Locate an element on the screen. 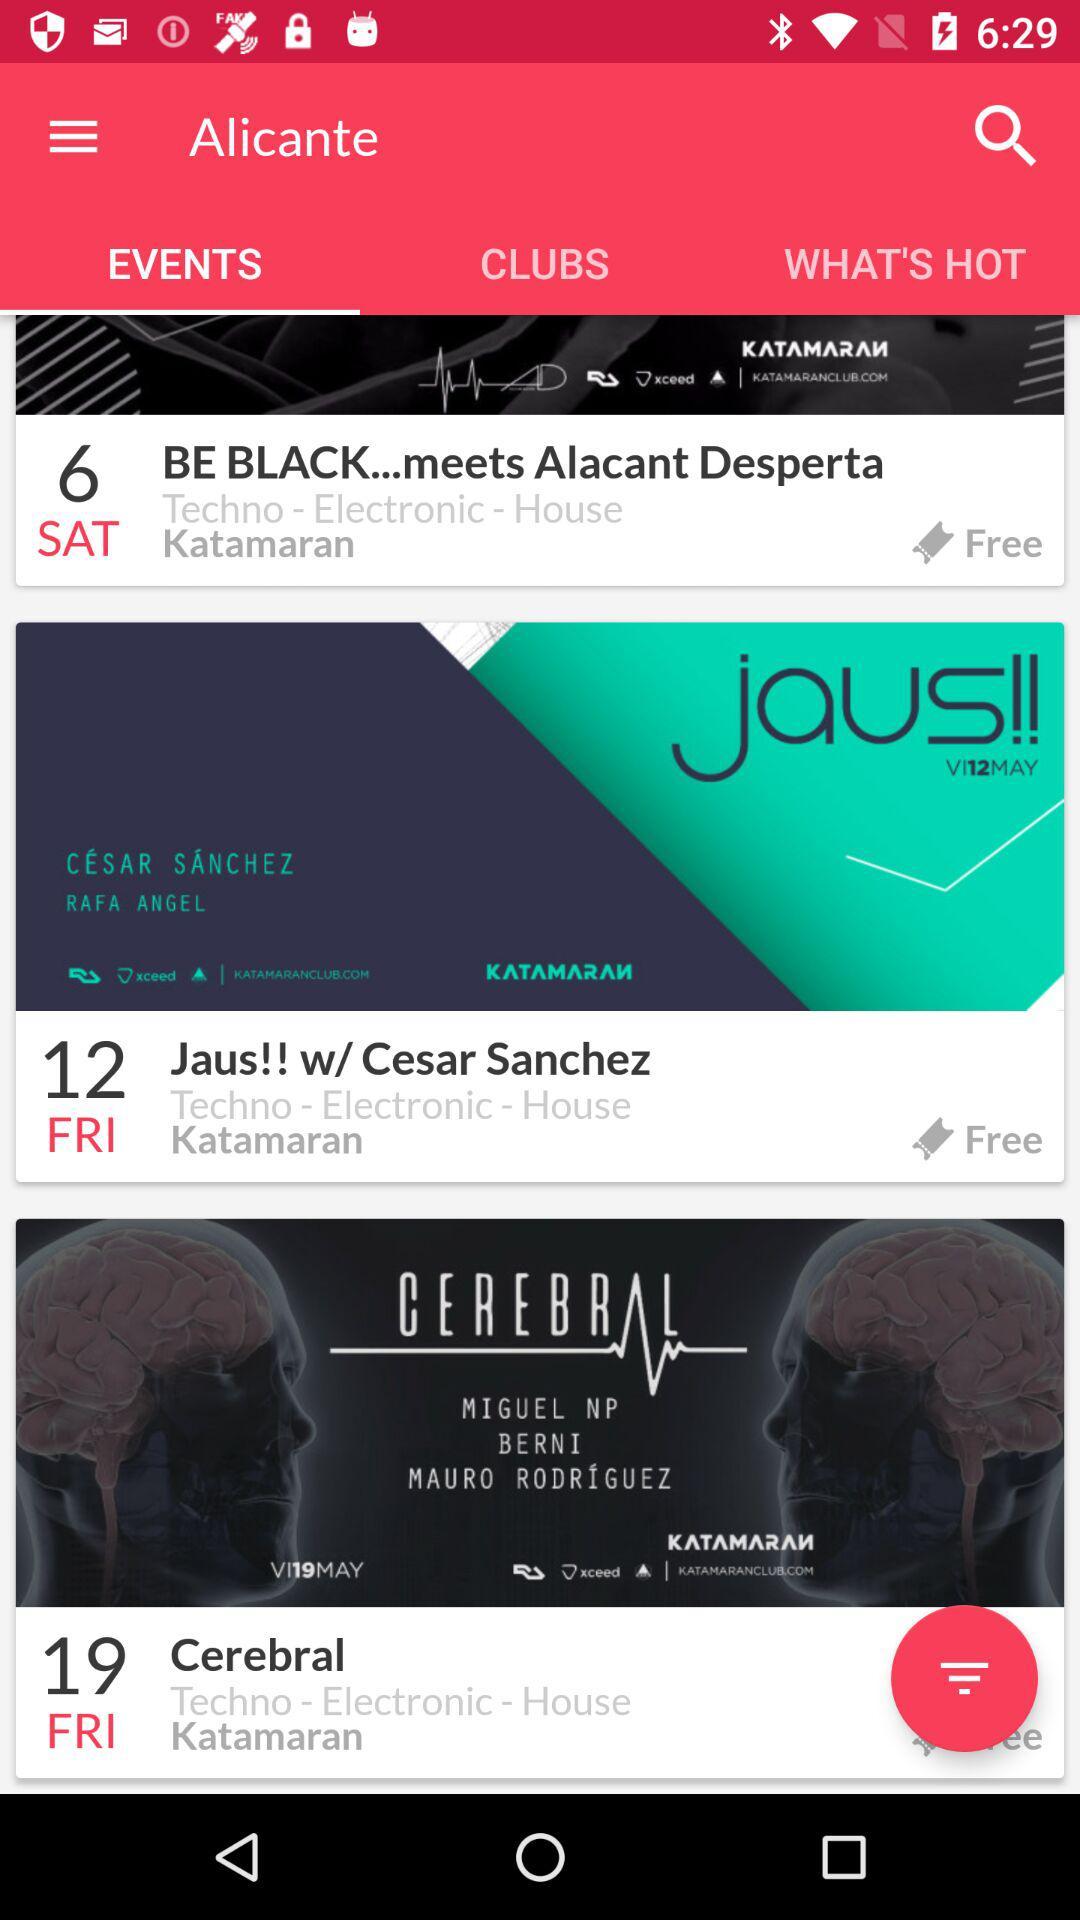 This screenshot has width=1080, height=1920. the item to the left of techno - electronic - house is located at coordinates (77, 540).